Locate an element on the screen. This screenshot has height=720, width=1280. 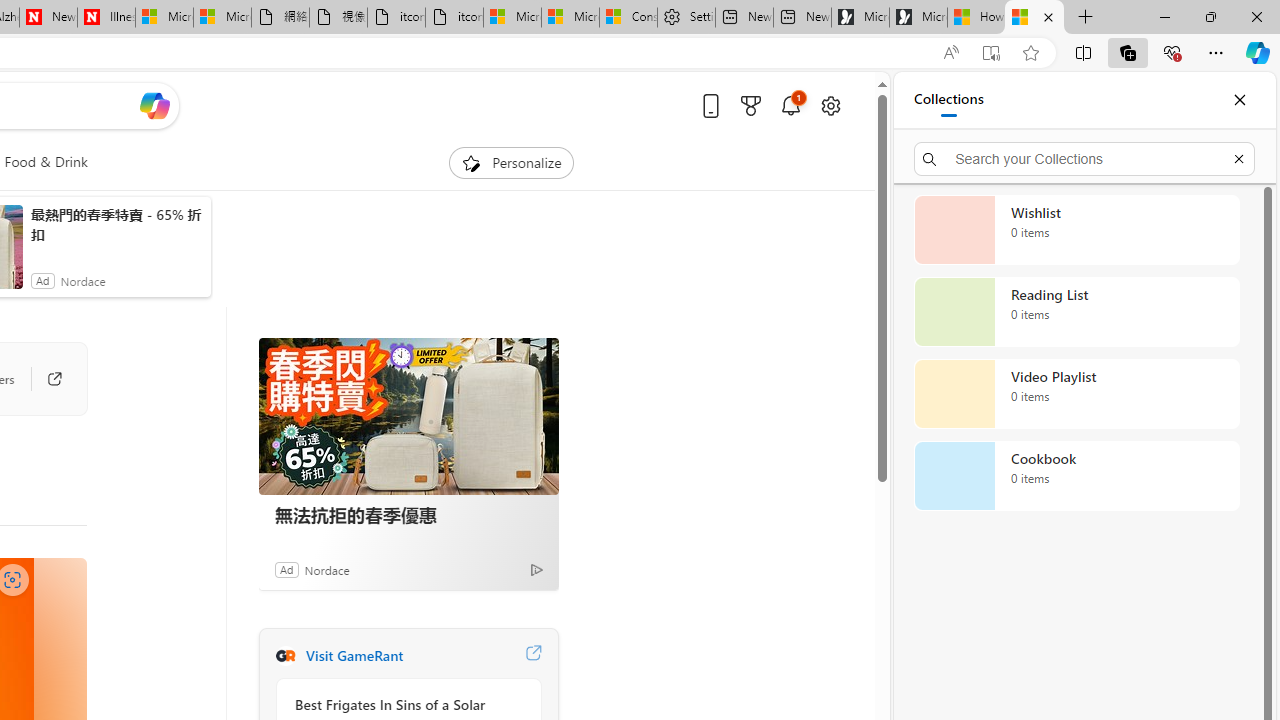
'Consumer Health Data Privacy Policy' is located at coordinates (627, 17).